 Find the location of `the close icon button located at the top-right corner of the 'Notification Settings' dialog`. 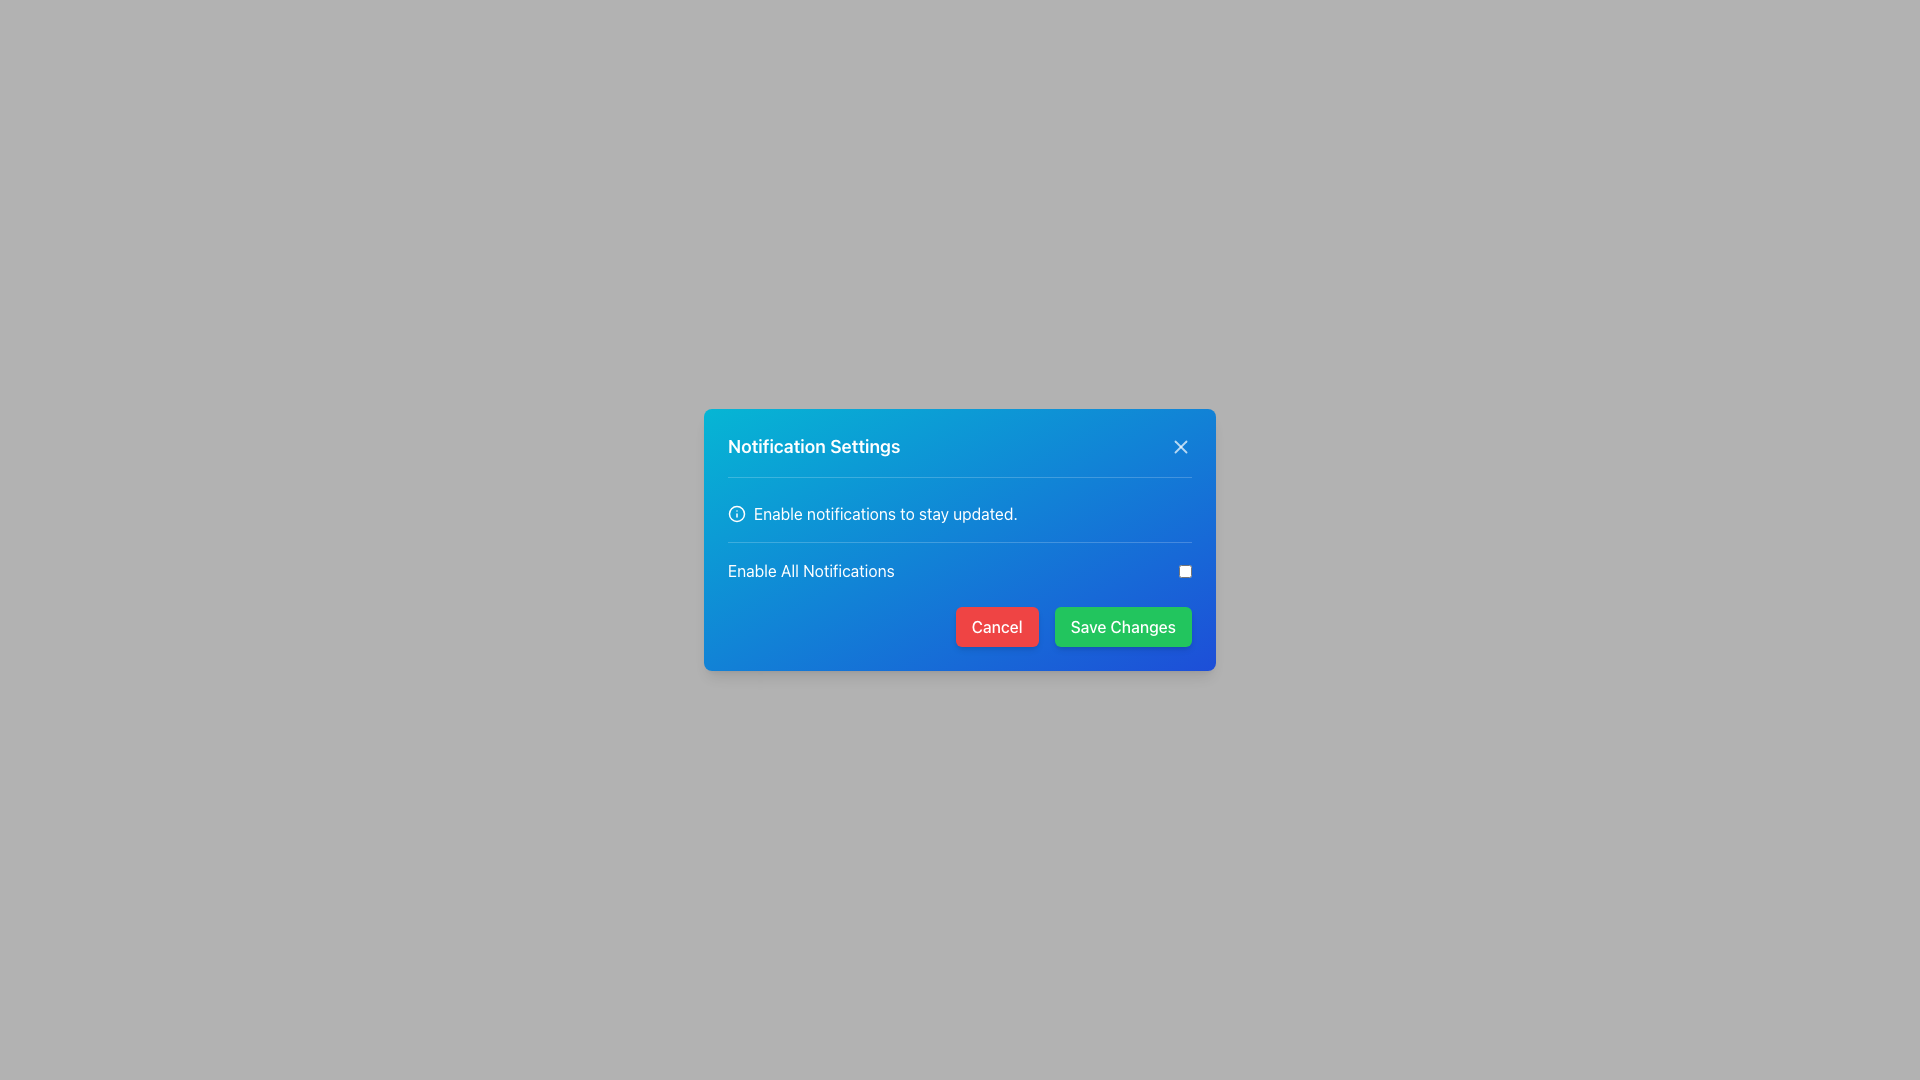

the close icon button located at the top-right corner of the 'Notification Settings' dialog is located at coordinates (1180, 446).